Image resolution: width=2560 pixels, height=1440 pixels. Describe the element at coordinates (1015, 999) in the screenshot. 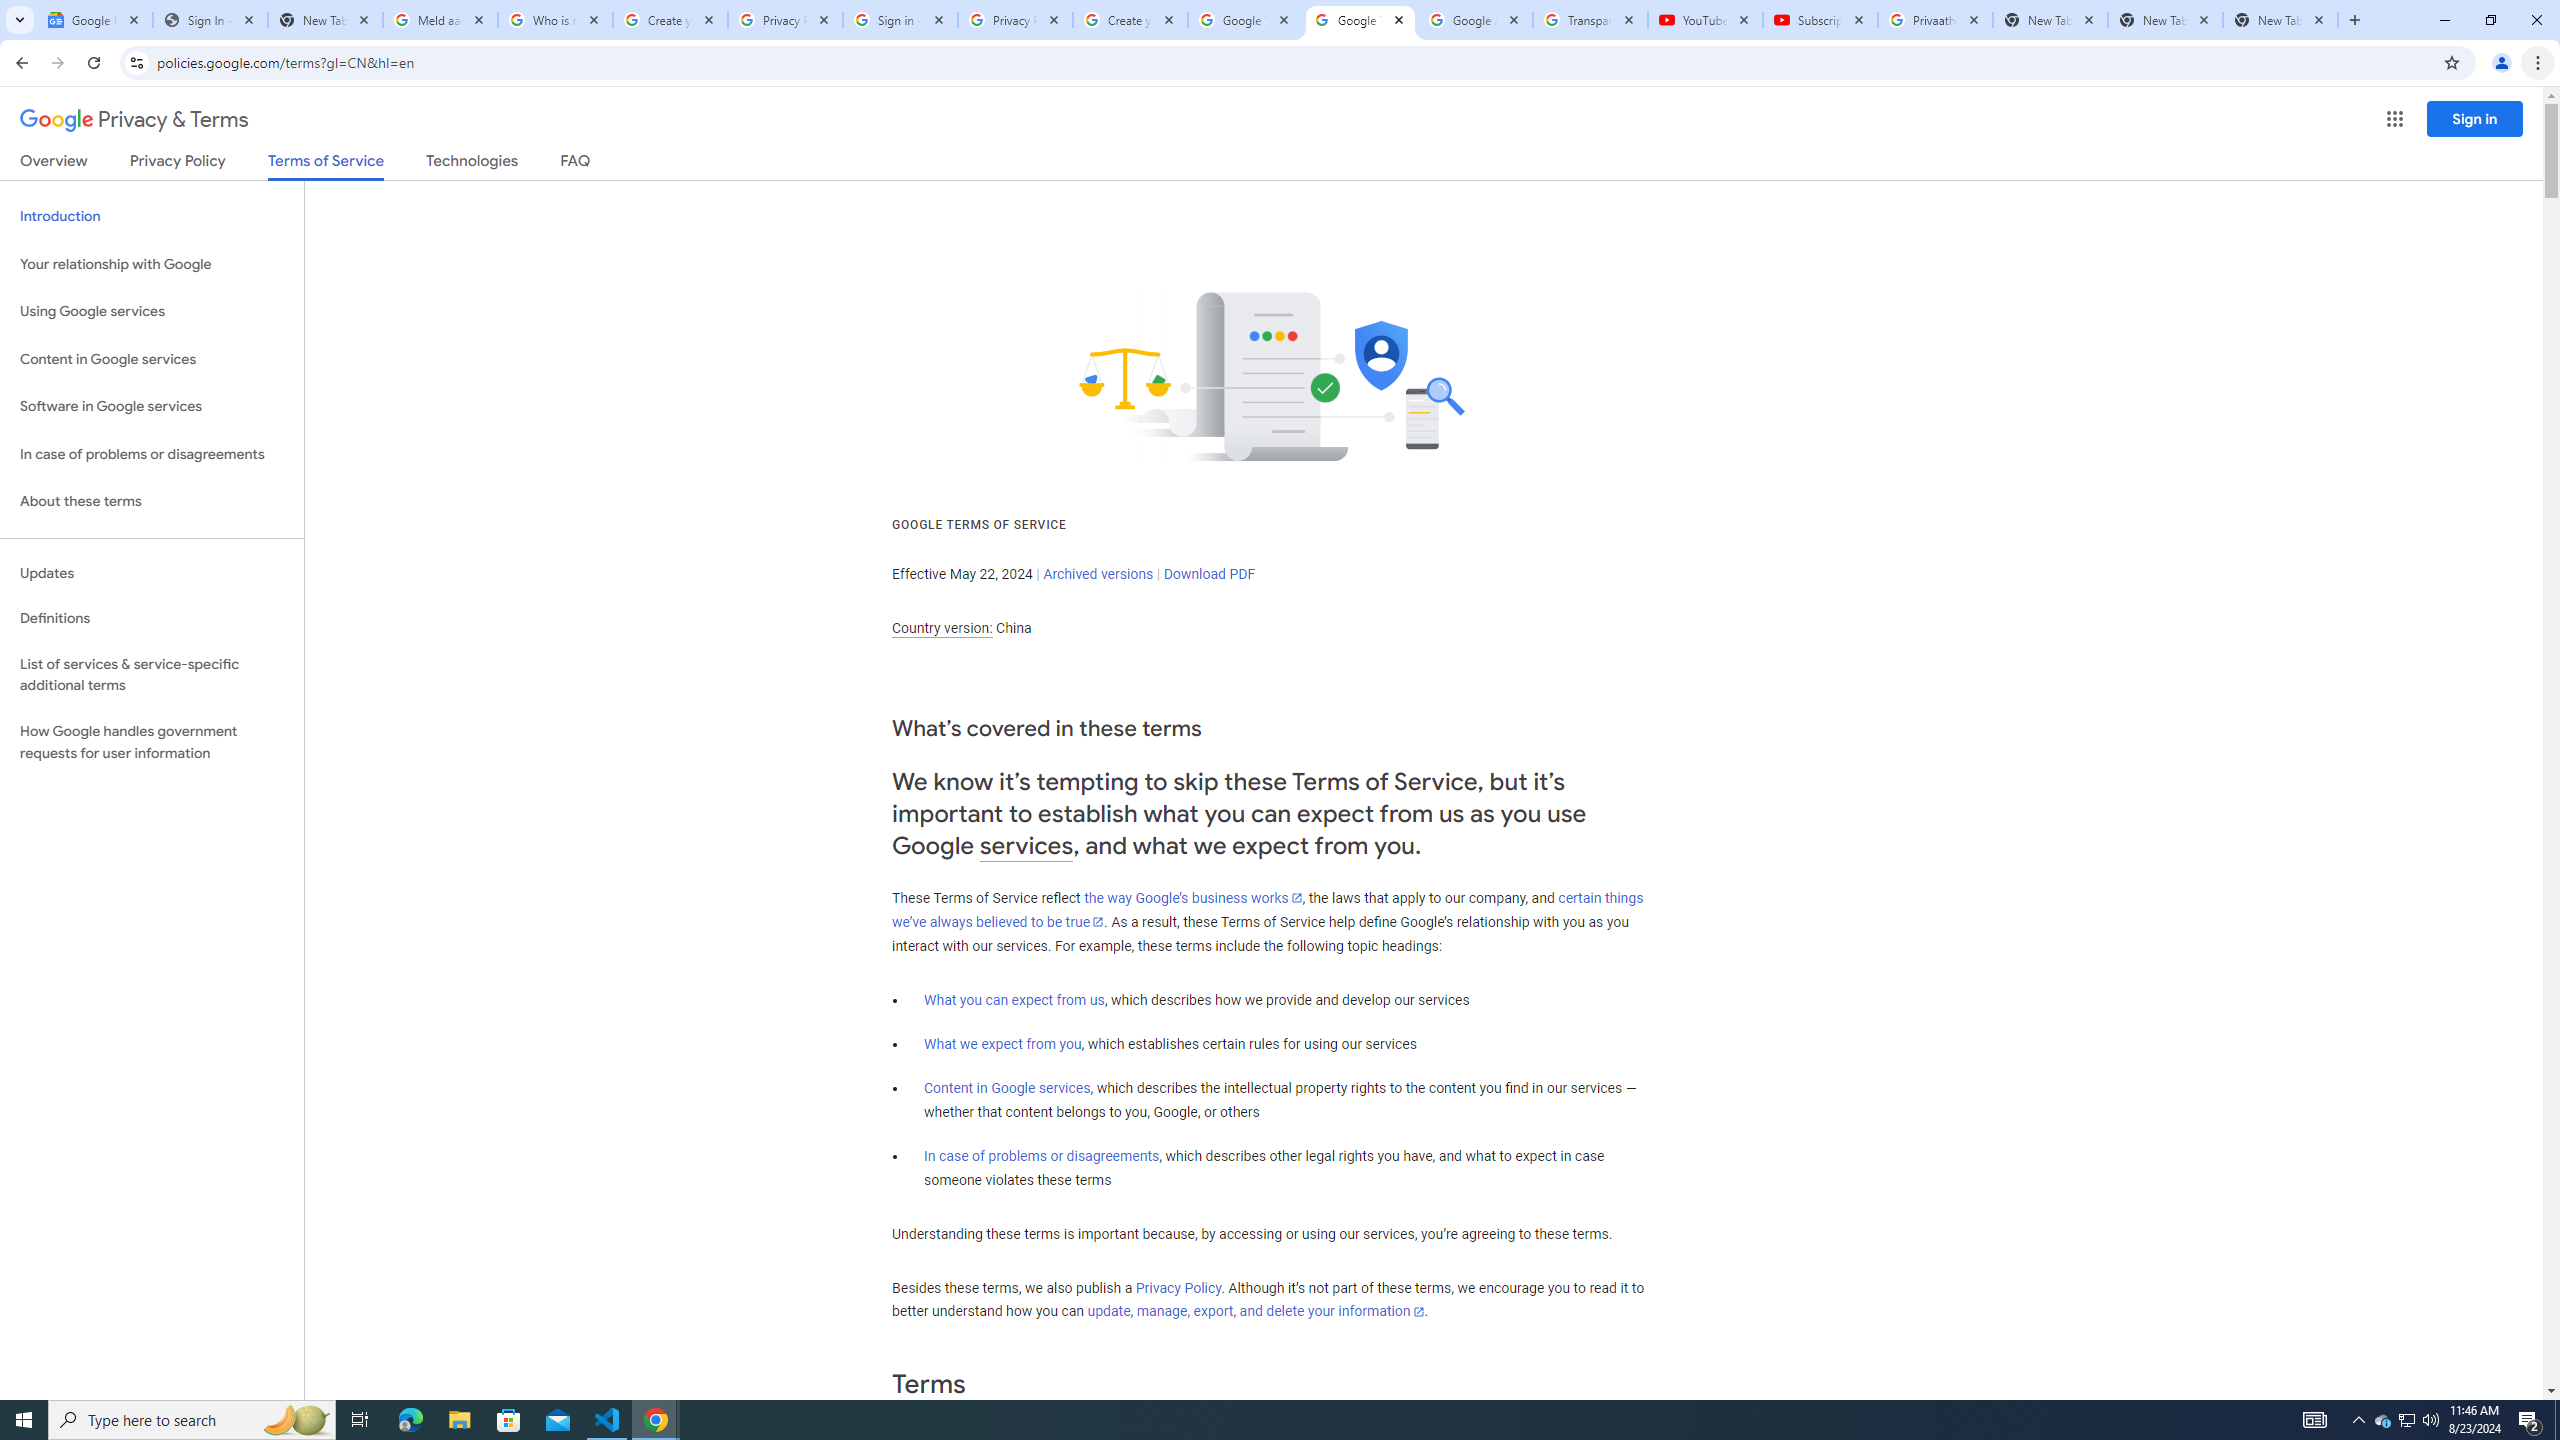

I see `'What you can expect from us'` at that location.